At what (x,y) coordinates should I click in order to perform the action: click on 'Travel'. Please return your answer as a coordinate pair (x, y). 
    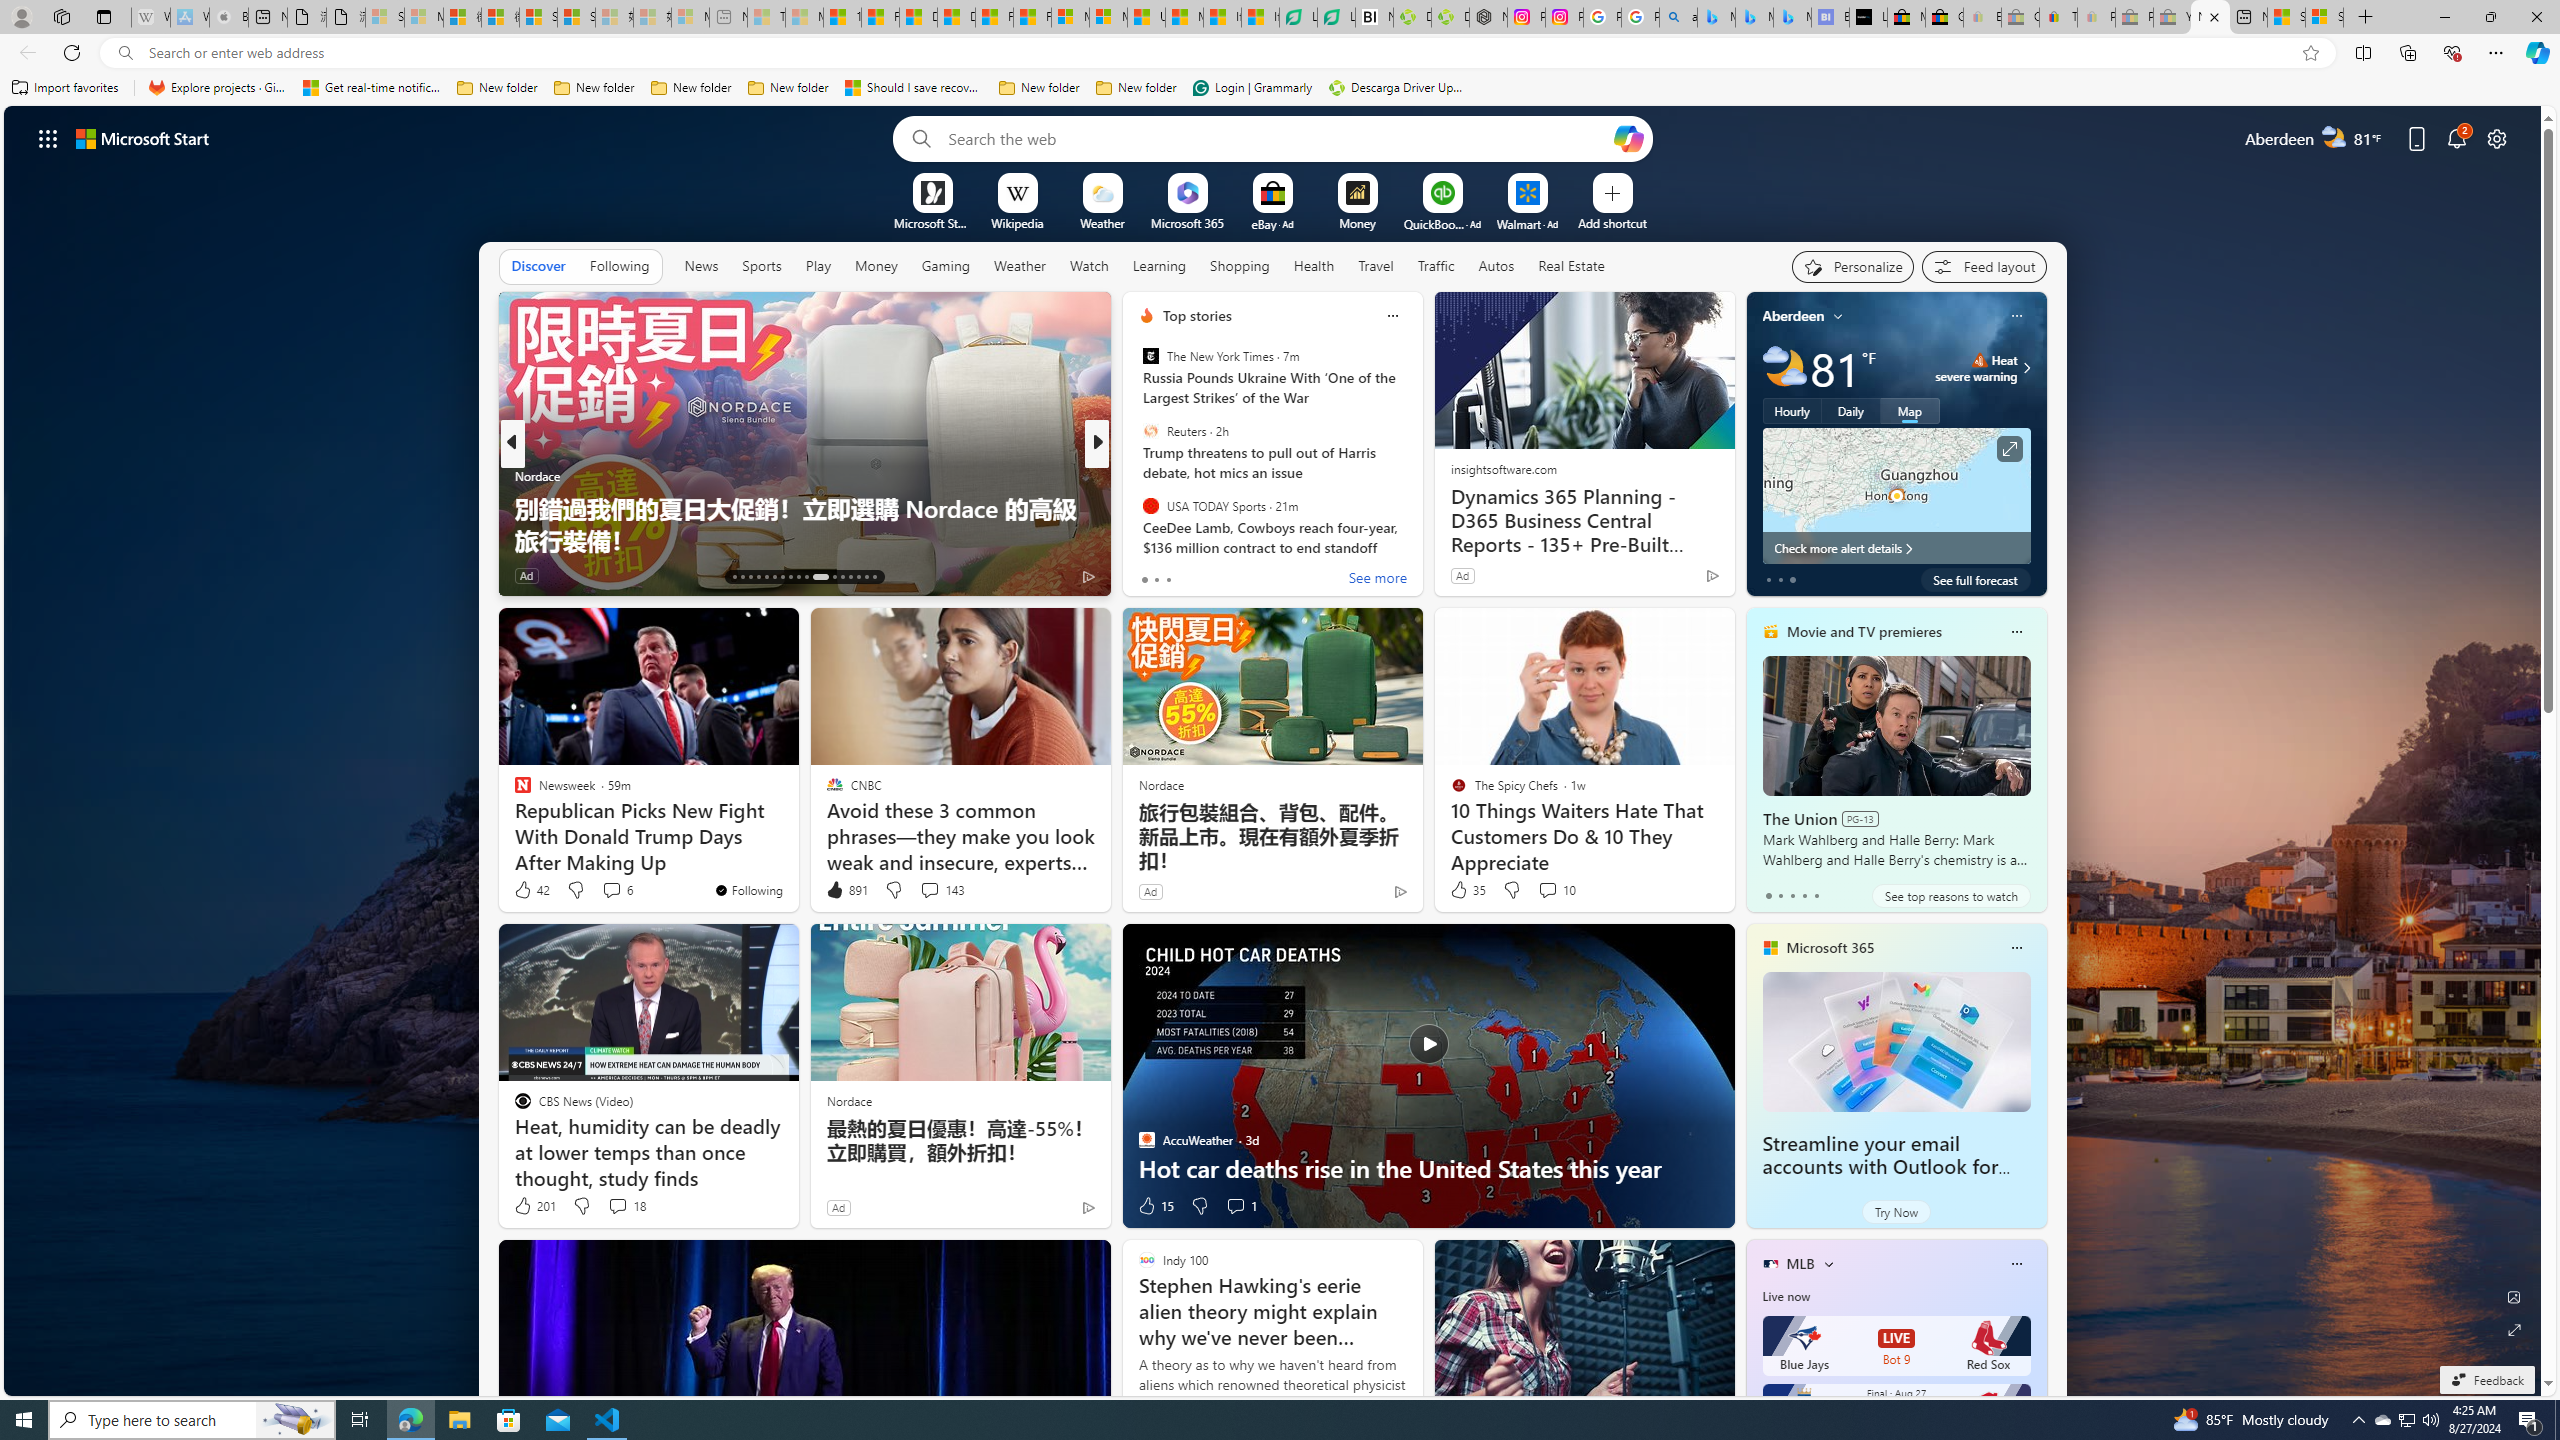
    Looking at the image, I should click on (1375, 265).